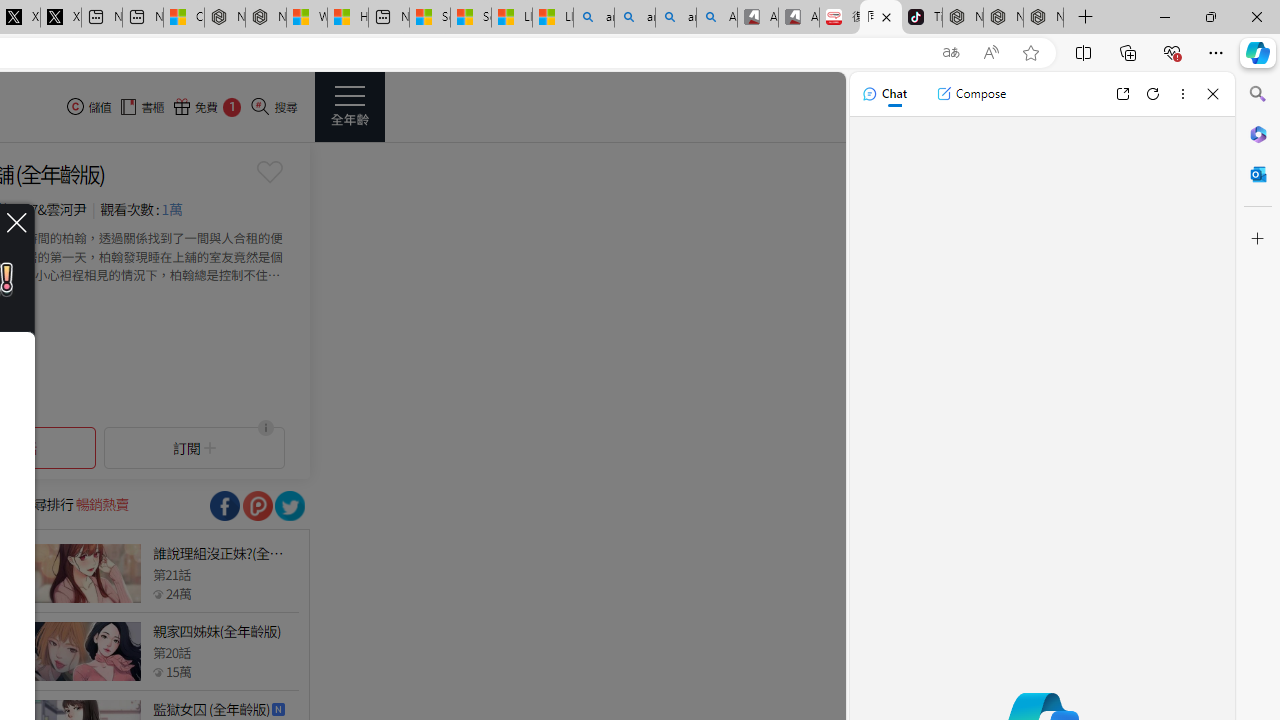  What do you see at coordinates (350, 106) in the screenshot?
I see `'Class: side_menu_btn actionRightMenuBtn'` at bounding box center [350, 106].